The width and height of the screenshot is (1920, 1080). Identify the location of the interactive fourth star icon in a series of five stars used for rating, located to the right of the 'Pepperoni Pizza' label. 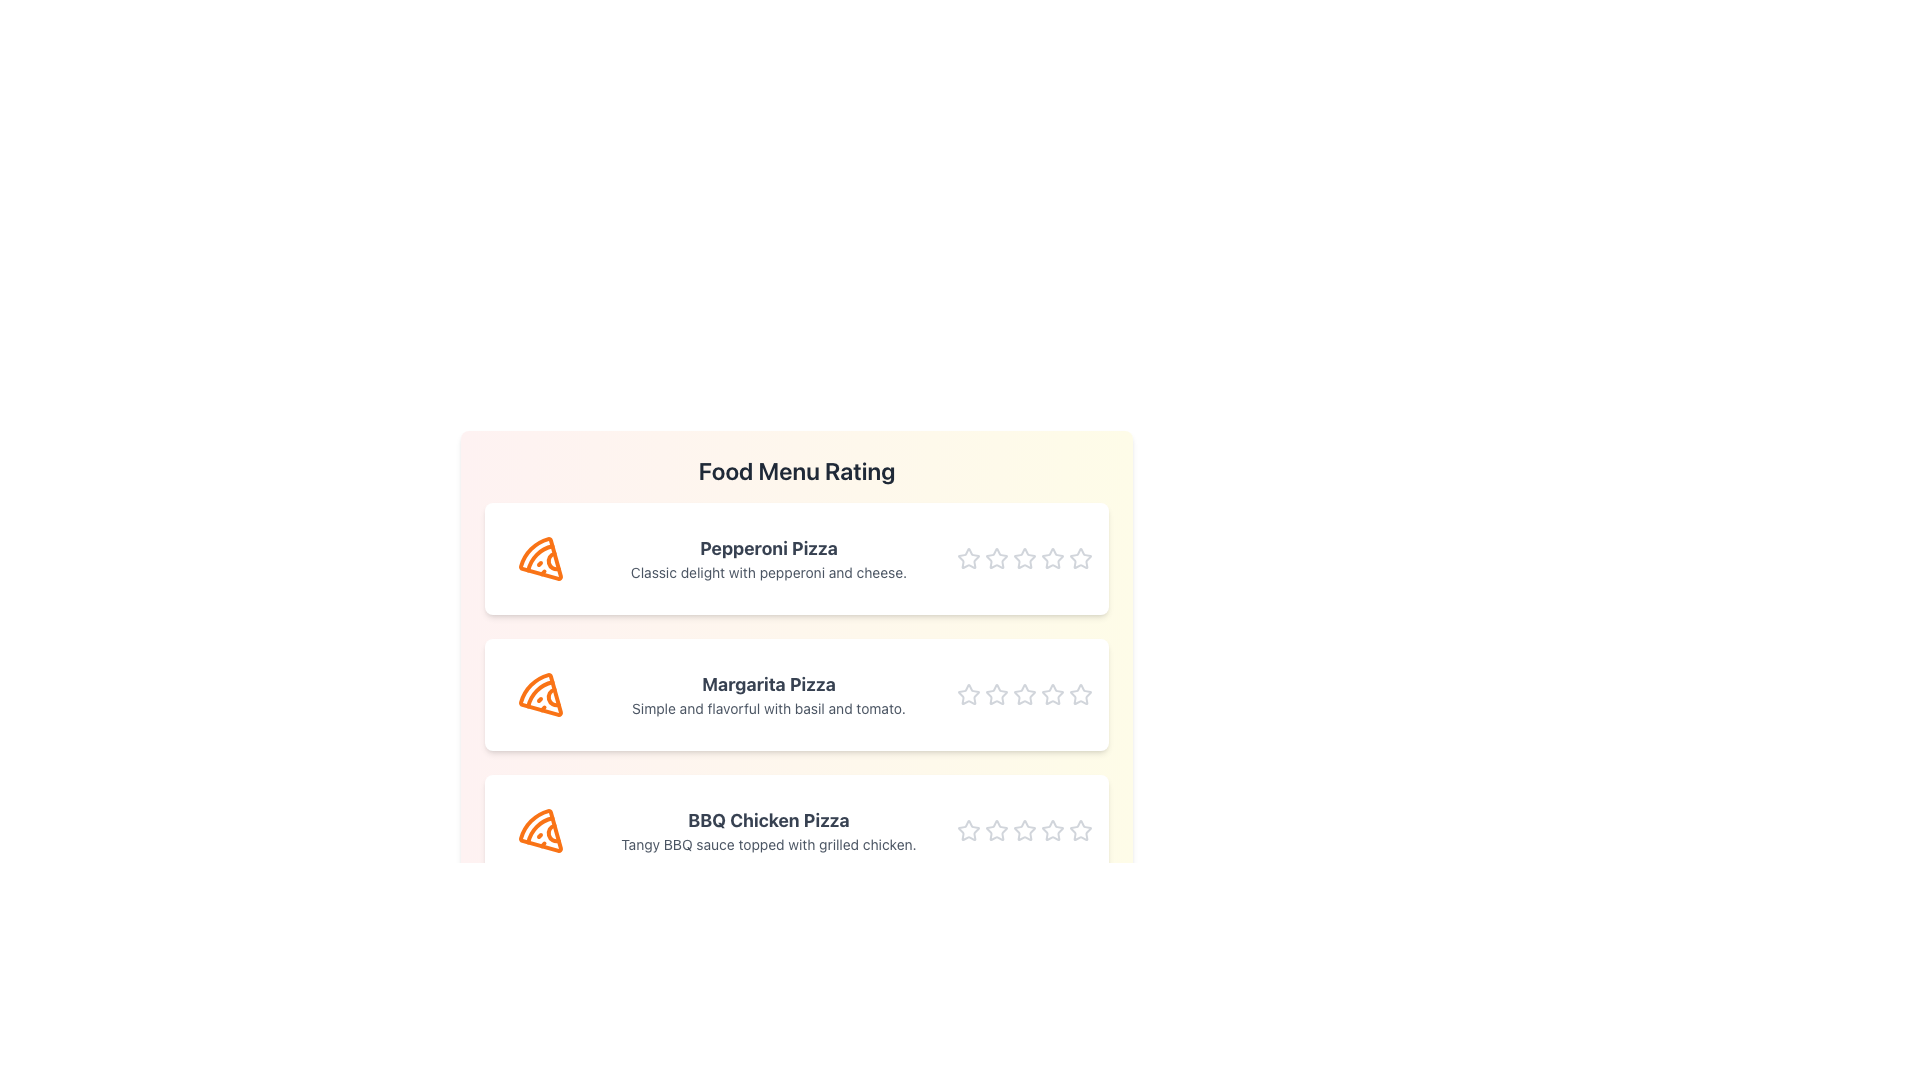
(1051, 559).